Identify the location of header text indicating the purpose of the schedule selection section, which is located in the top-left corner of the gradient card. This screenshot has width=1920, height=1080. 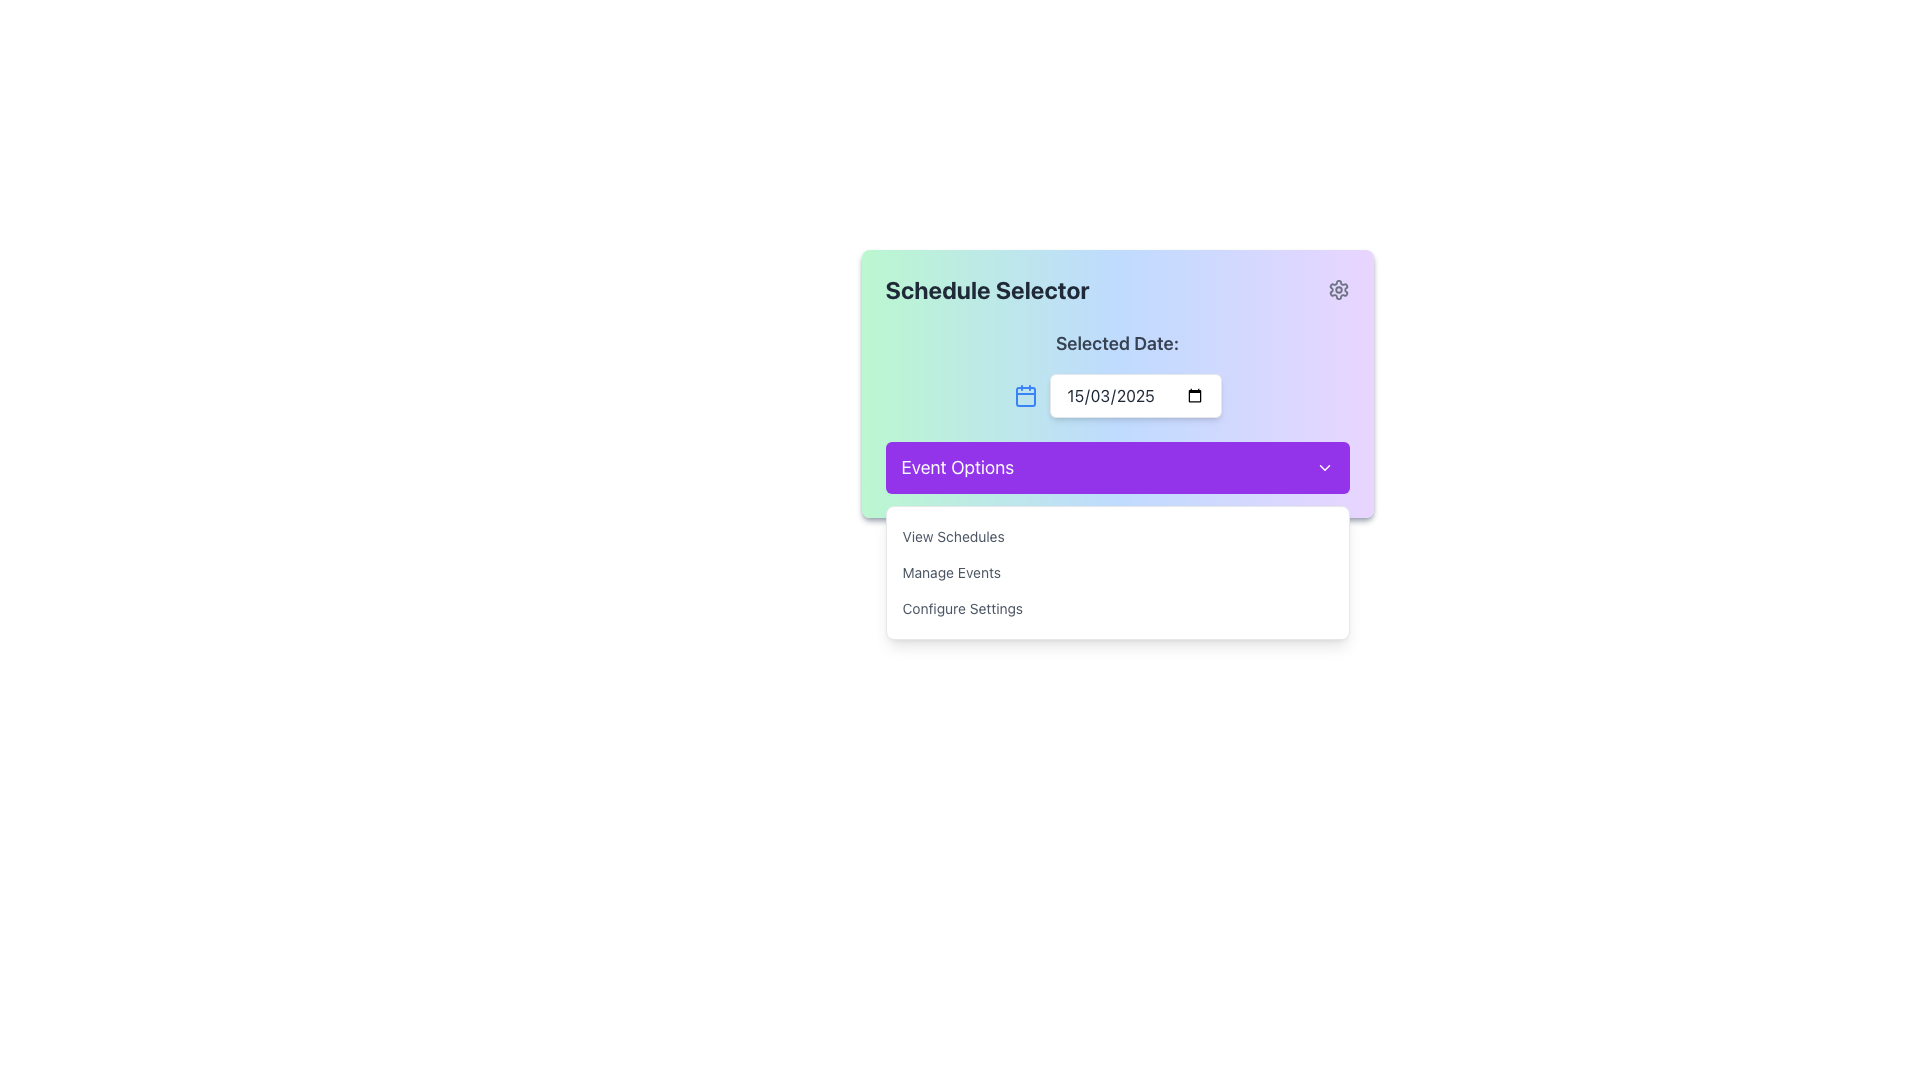
(987, 289).